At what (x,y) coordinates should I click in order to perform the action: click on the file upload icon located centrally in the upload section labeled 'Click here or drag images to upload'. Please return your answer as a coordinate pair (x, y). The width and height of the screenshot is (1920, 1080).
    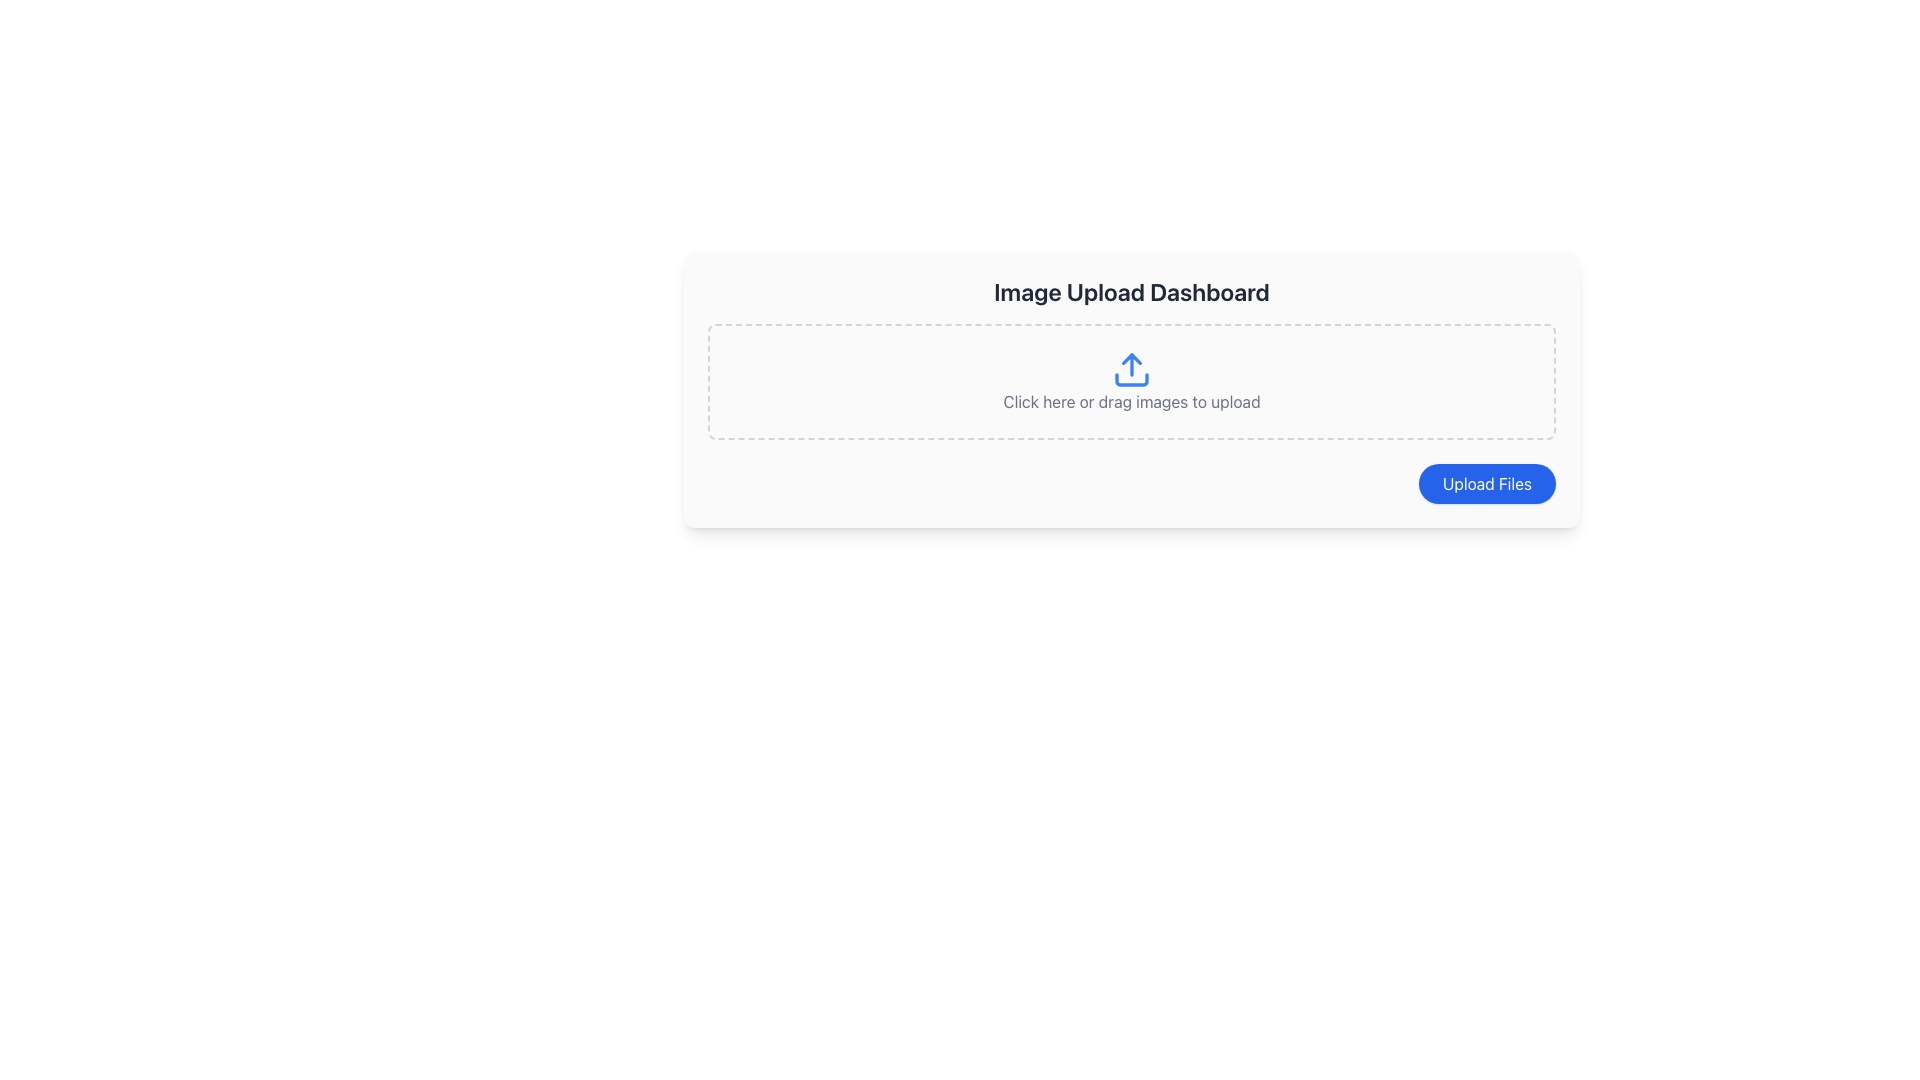
    Looking at the image, I should click on (1132, 370).